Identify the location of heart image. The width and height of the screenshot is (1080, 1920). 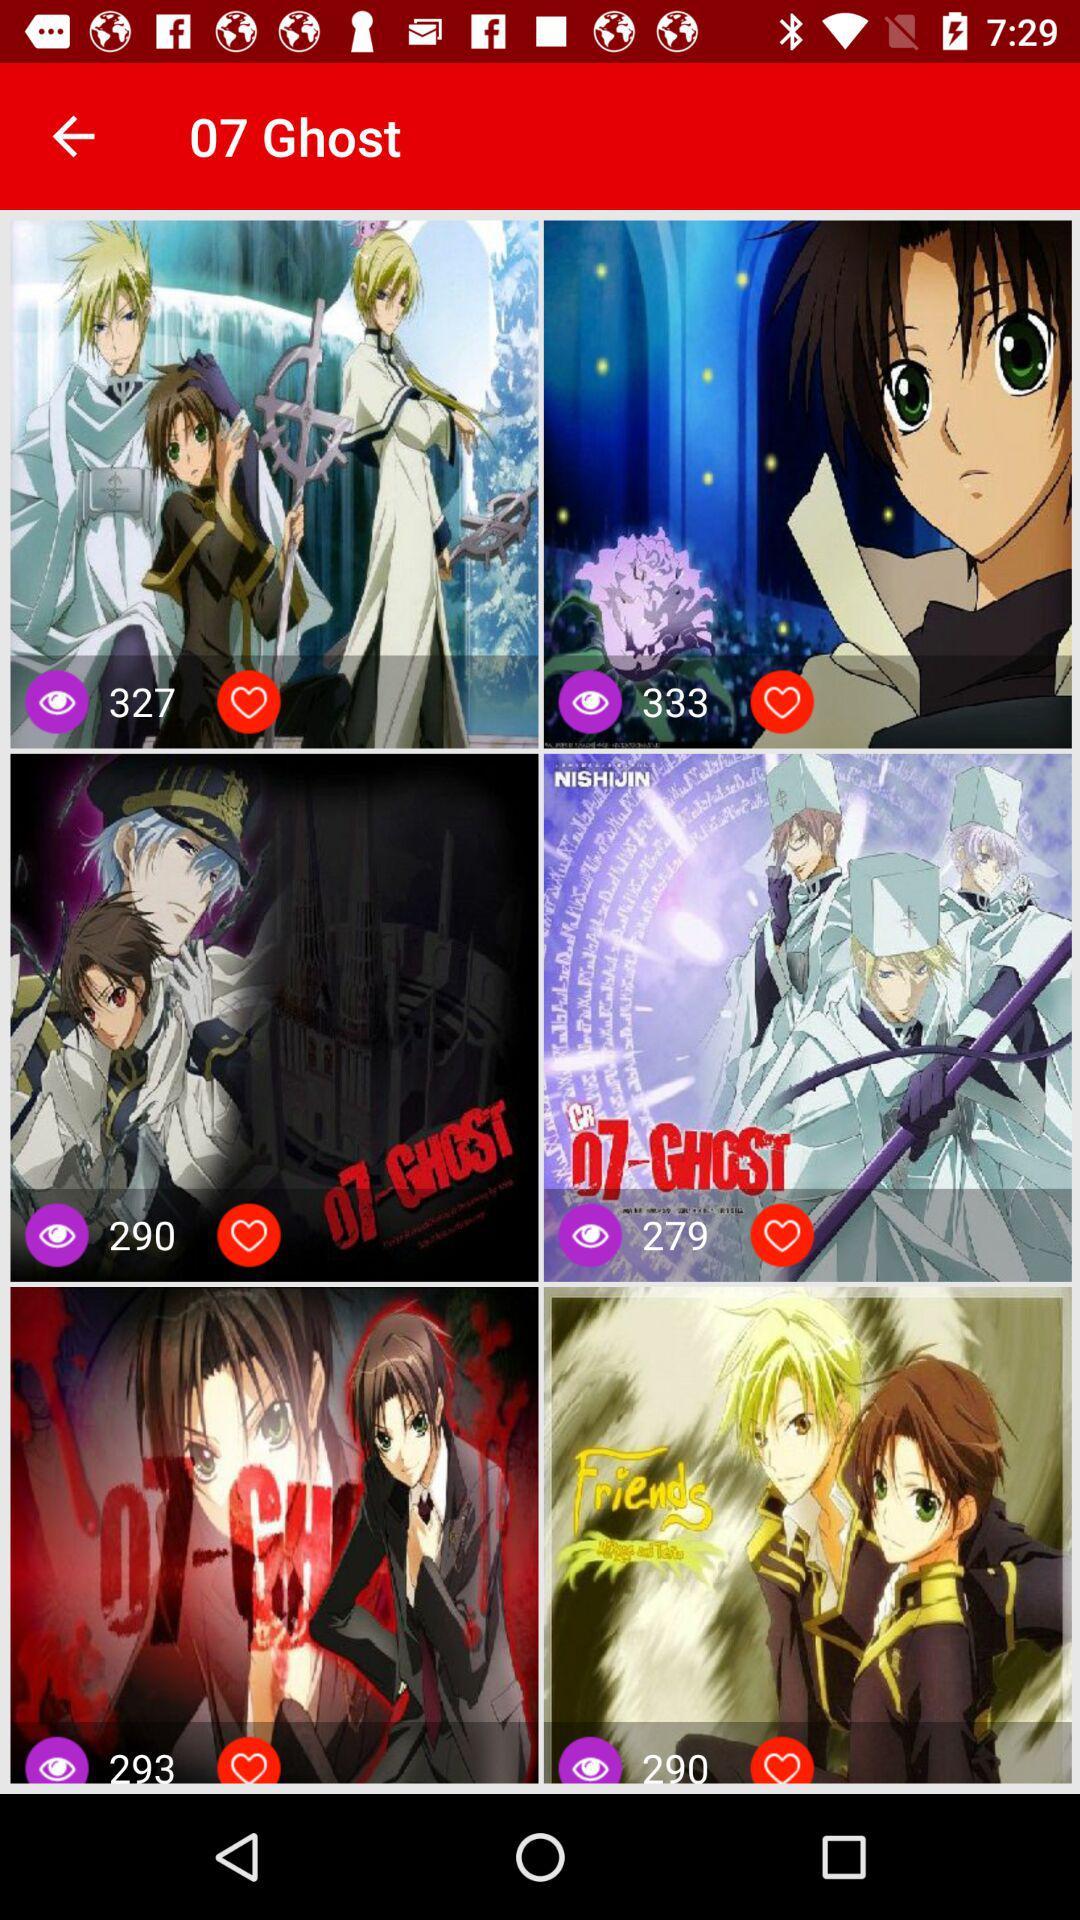
(781, 1764).